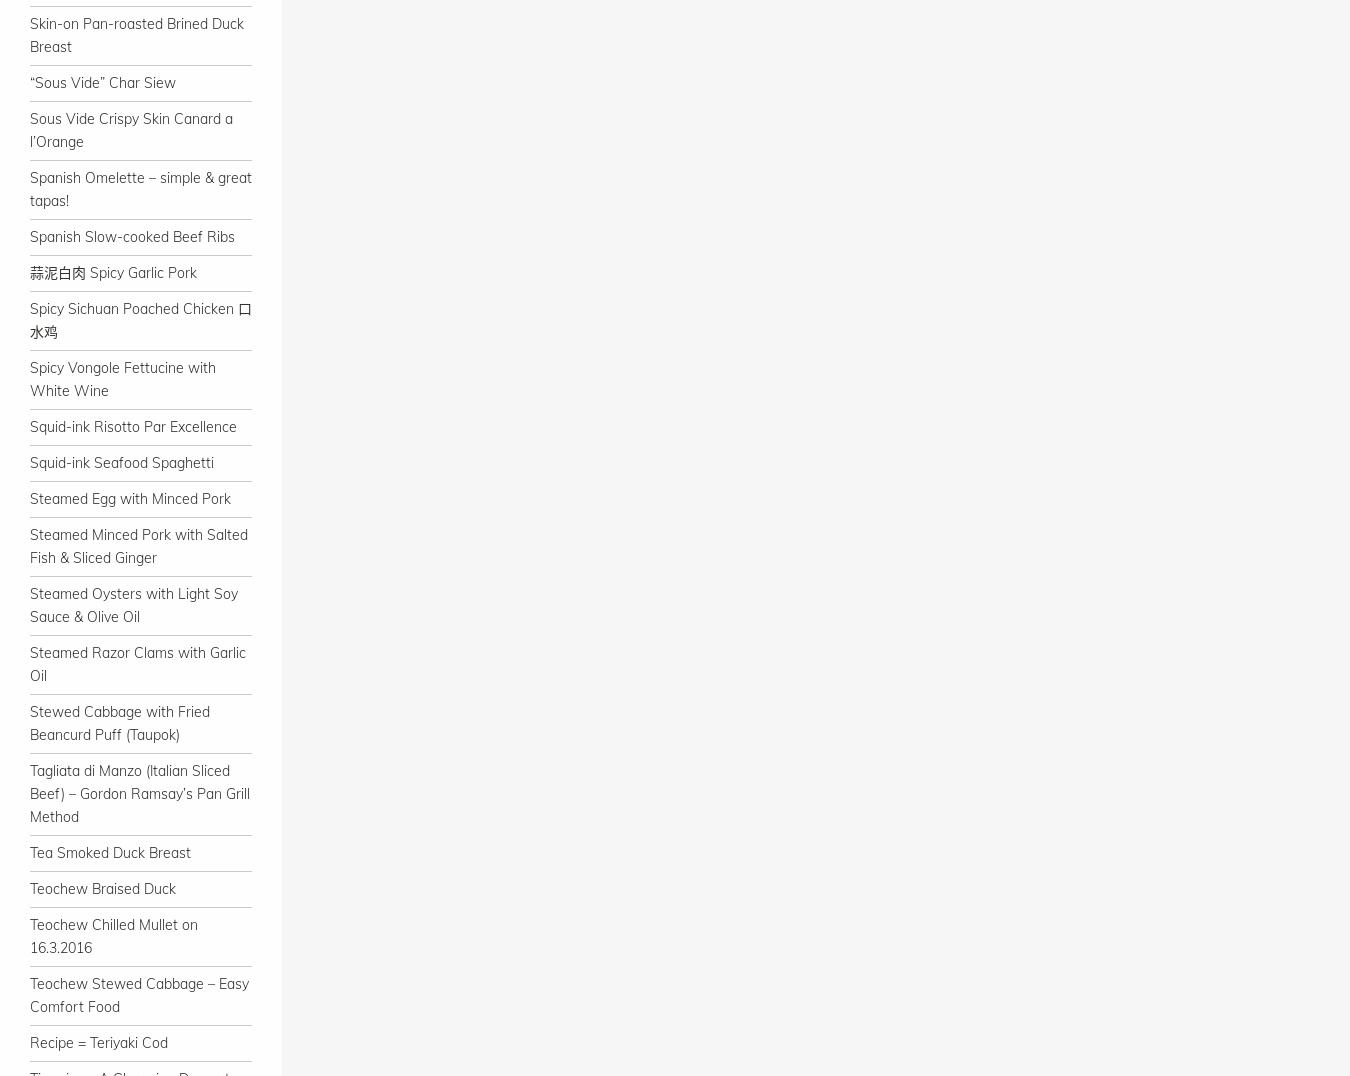  I want to click on 'Teochew Stewed Cabbage – Easy Comfort Food', so click(139, 994).